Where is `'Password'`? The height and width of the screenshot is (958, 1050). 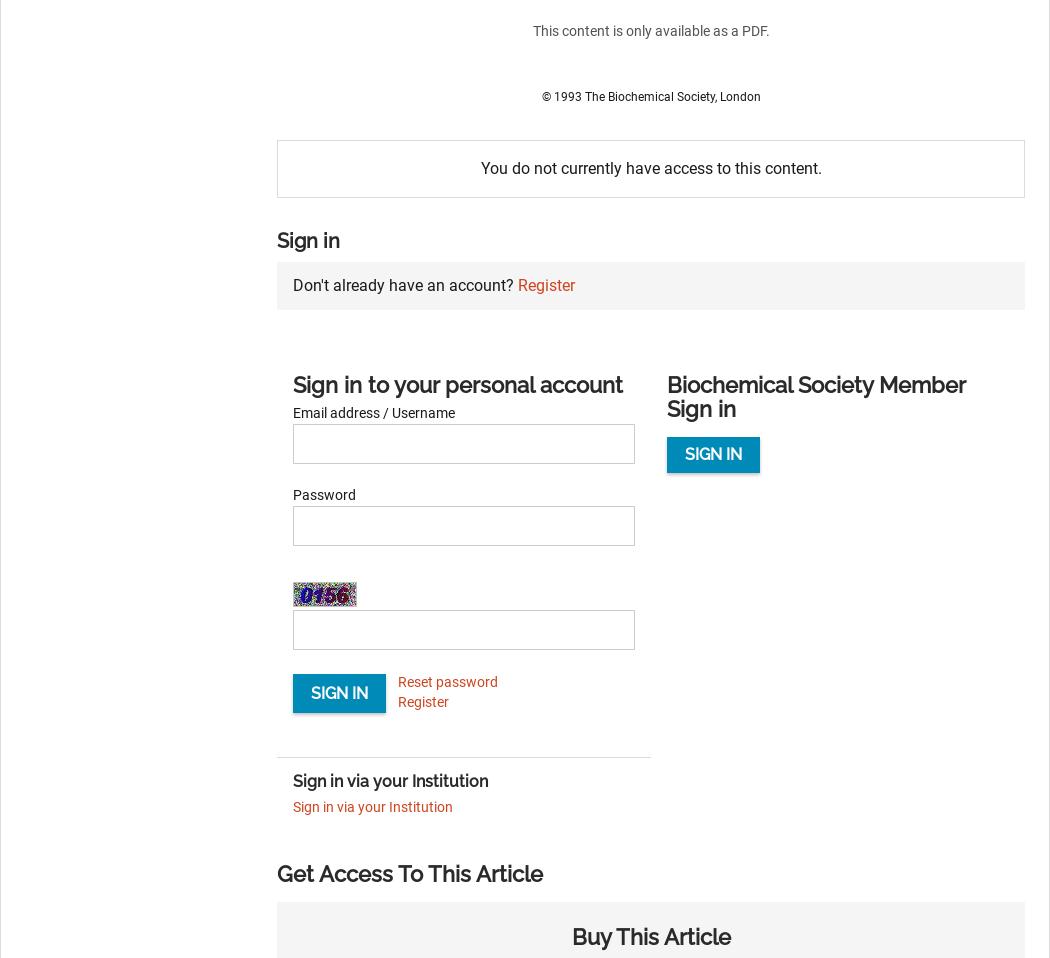 'Password' is located at coordinates (324, 493).